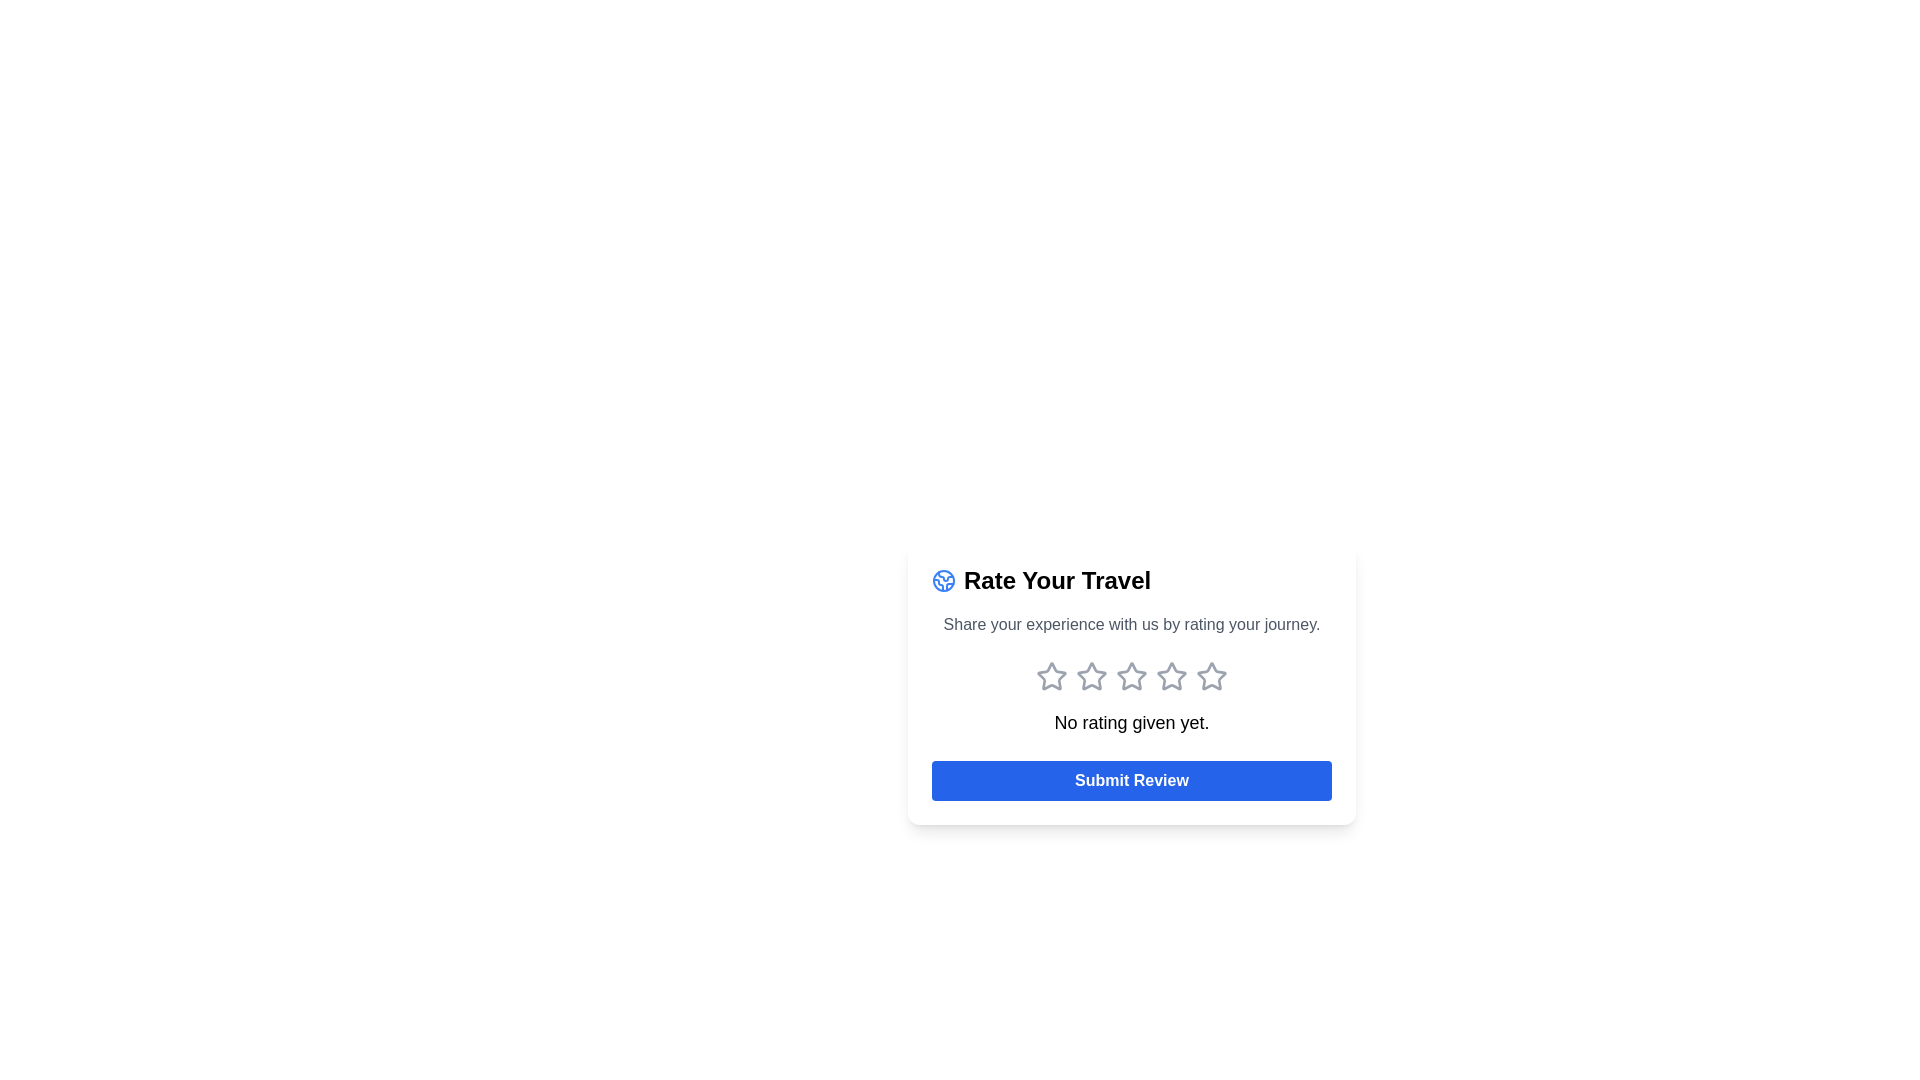  Describe the element at coordinates (1210, 676) in the screenshot. I see `the fifth star icon in the rating widget to assign a maximum rating of 5 stars` at that location.